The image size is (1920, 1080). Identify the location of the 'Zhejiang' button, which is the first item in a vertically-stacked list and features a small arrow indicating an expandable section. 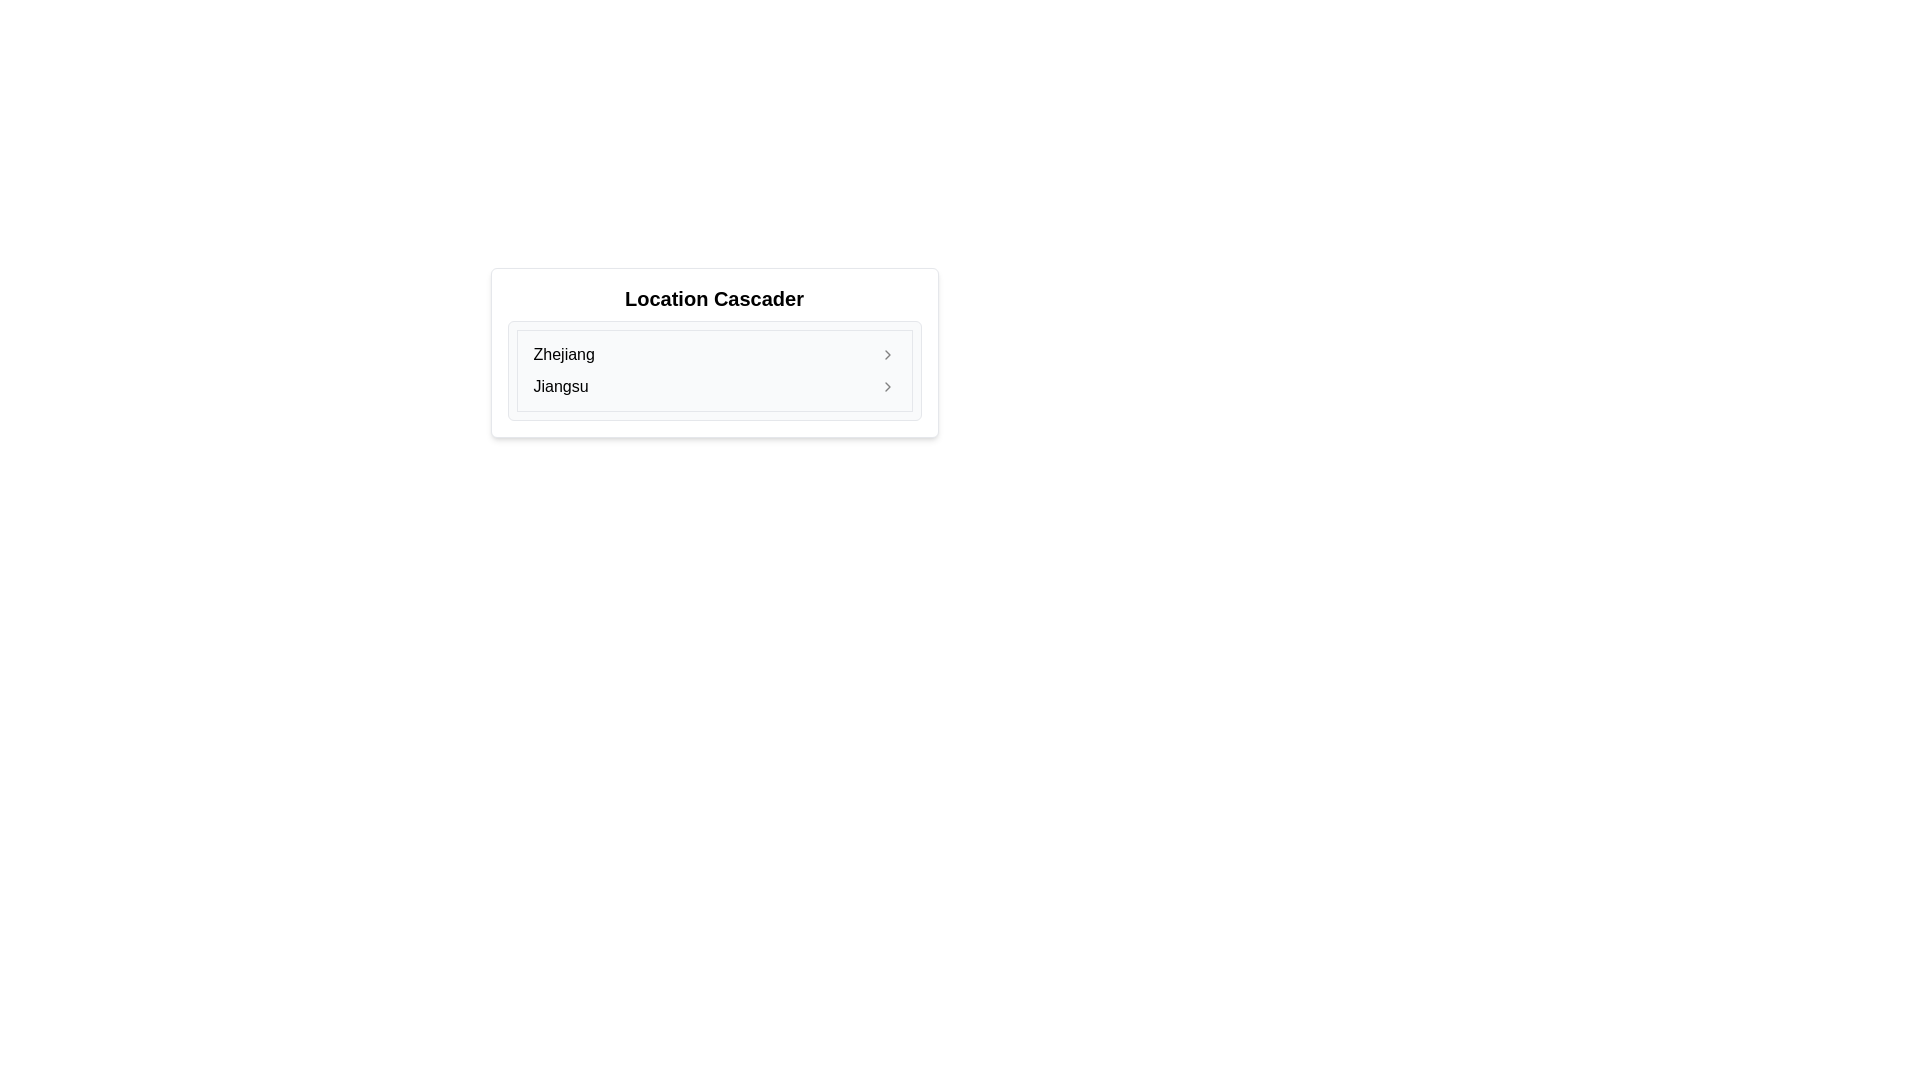
(714, 353).